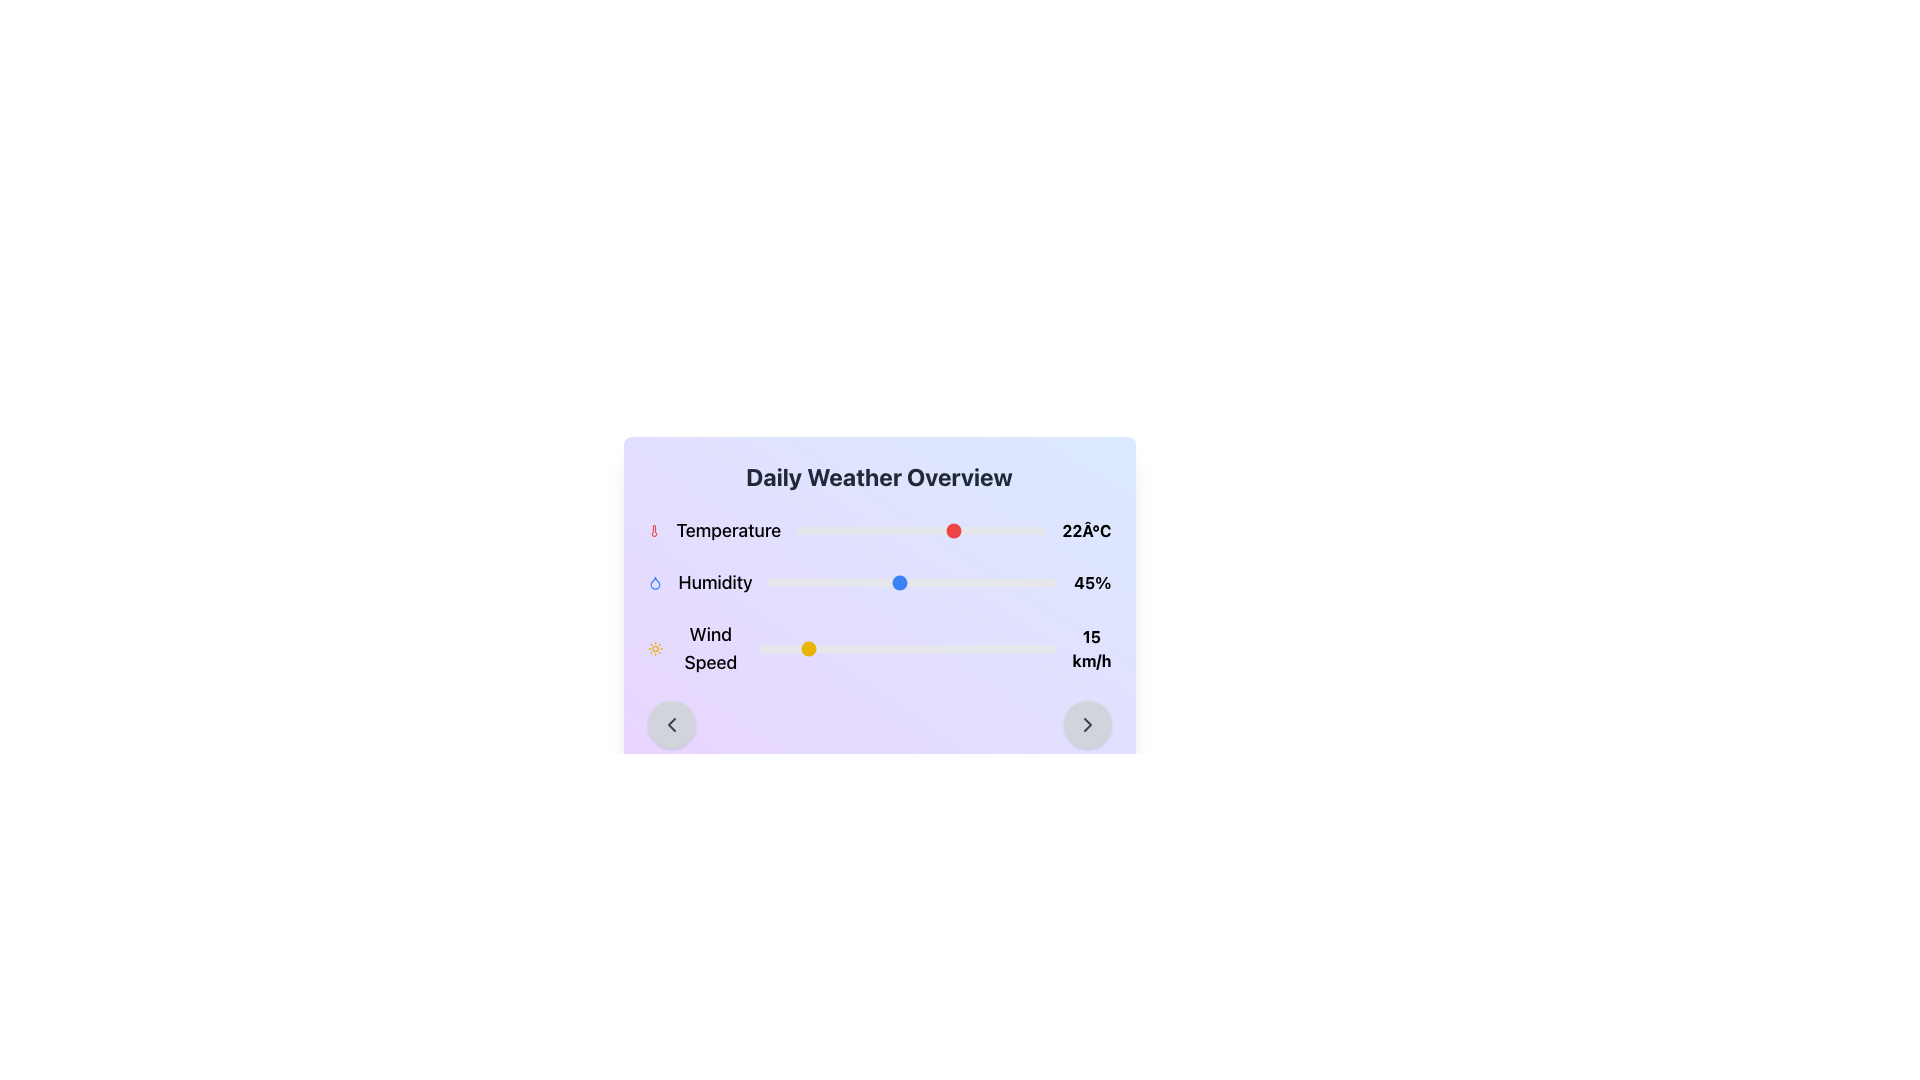 The height and width of the screenshot is (1080, 1920). What do you see at coordinates (986, 530) in the screenshot?
I see `the Temperature slider` at bounding box center [986, 530].